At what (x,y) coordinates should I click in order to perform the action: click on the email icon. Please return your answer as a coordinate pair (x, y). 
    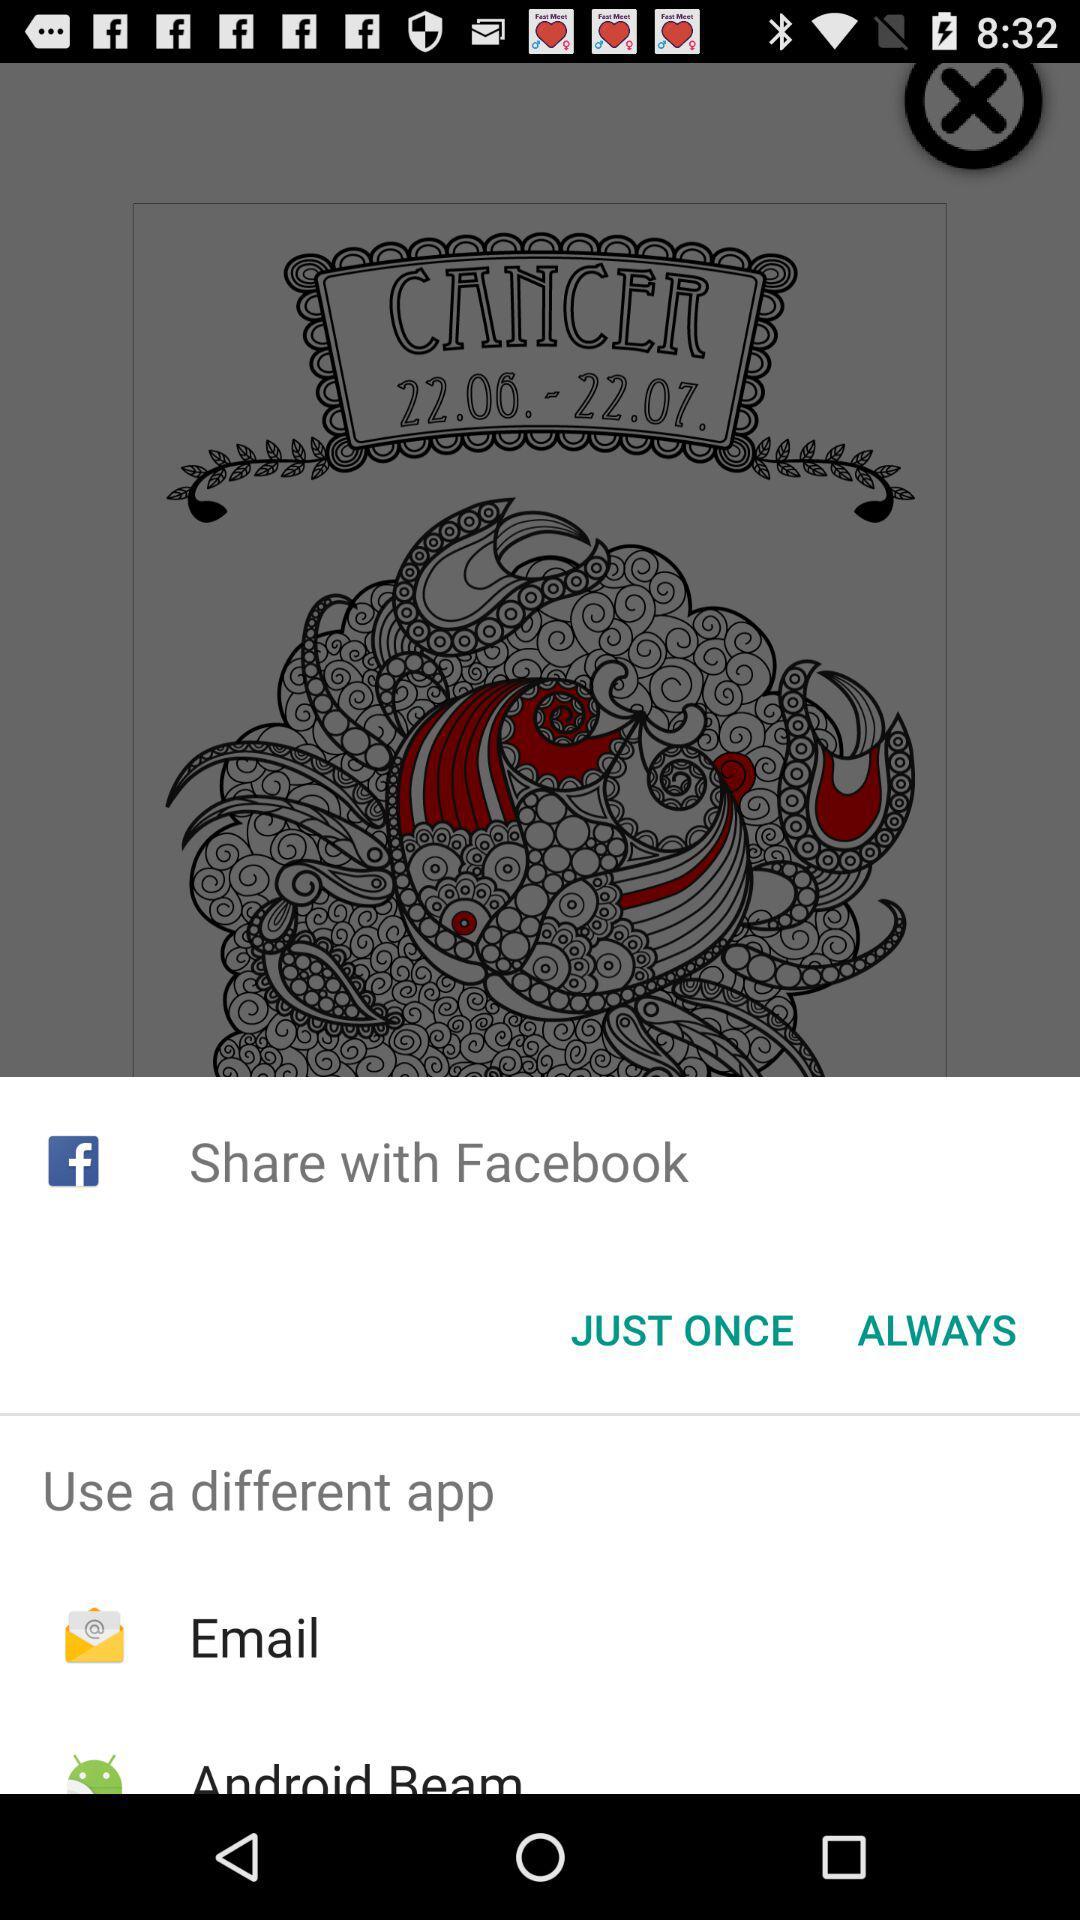
    Looking at the image, I should click on (253, 1636).